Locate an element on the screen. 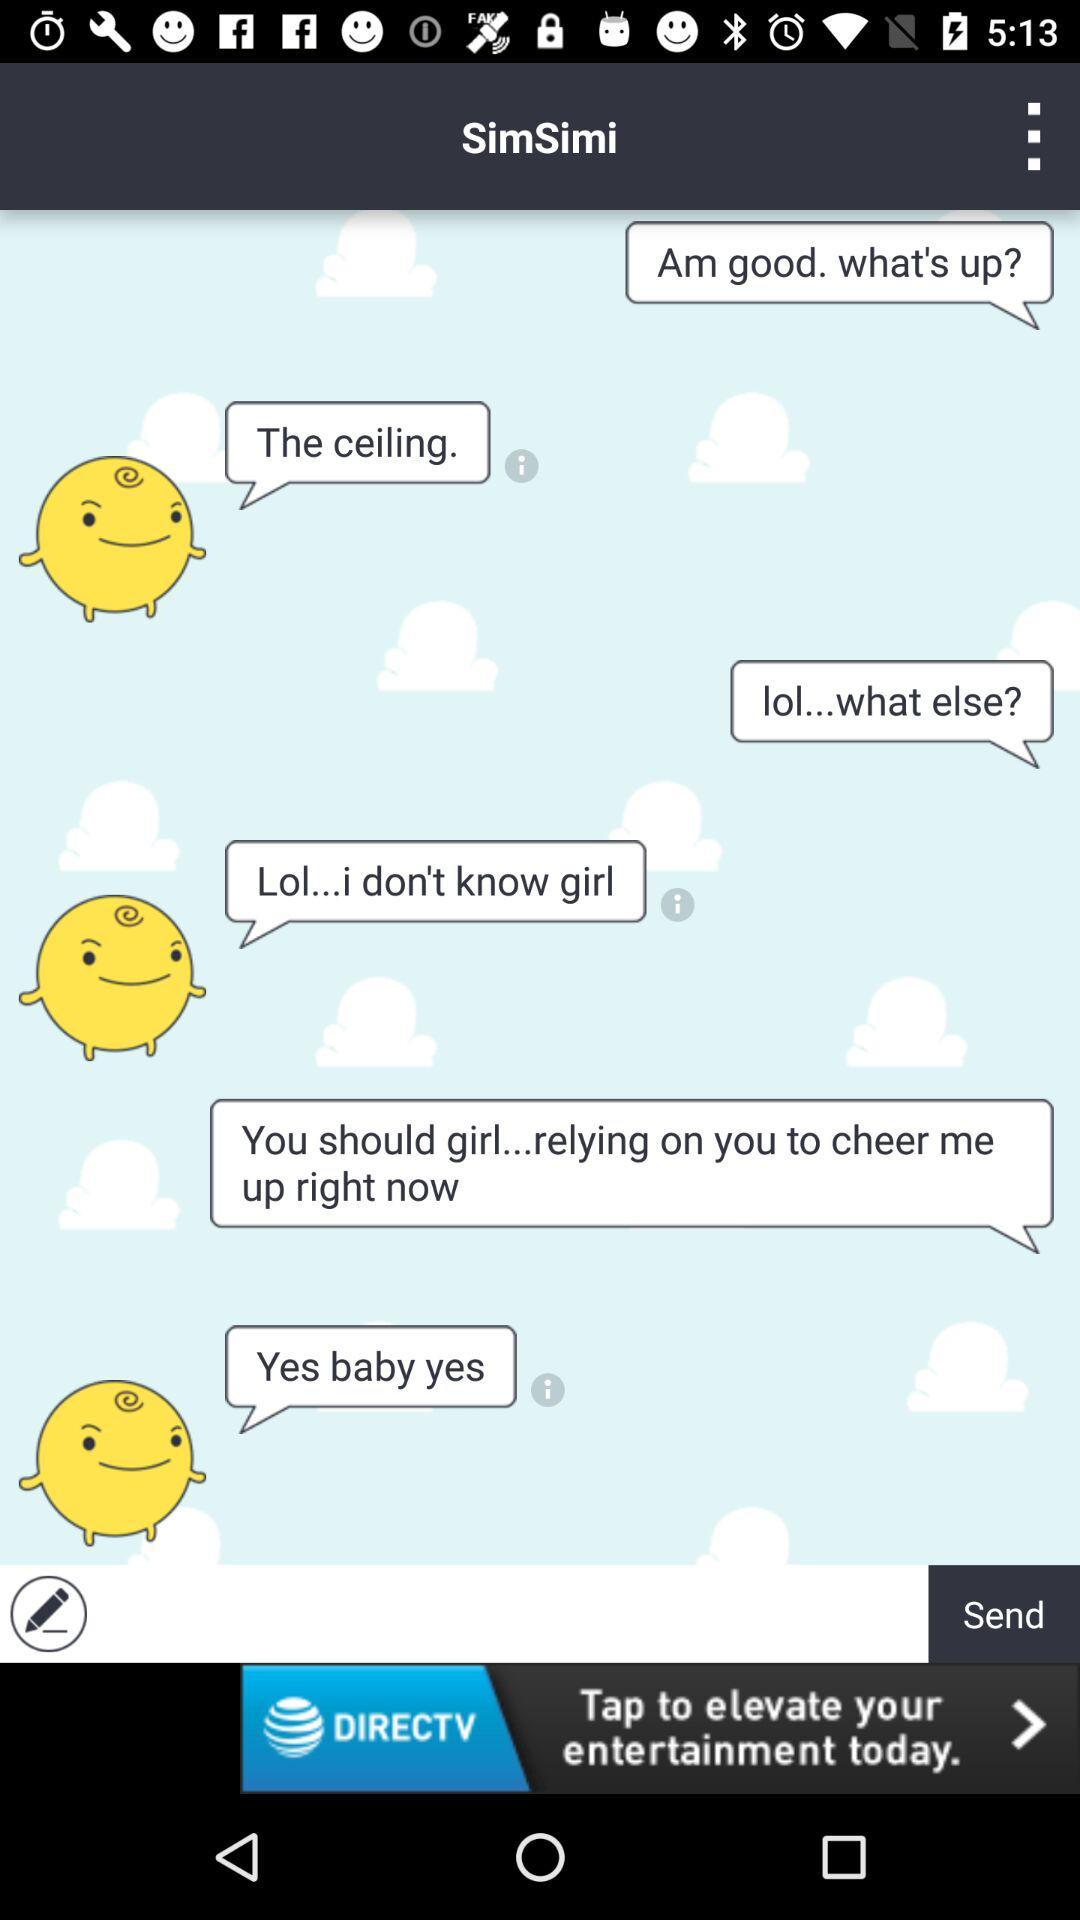 Image resolution: width=1080 pixels, height=1920 pixels. see info is located at coordinates (676, 903).